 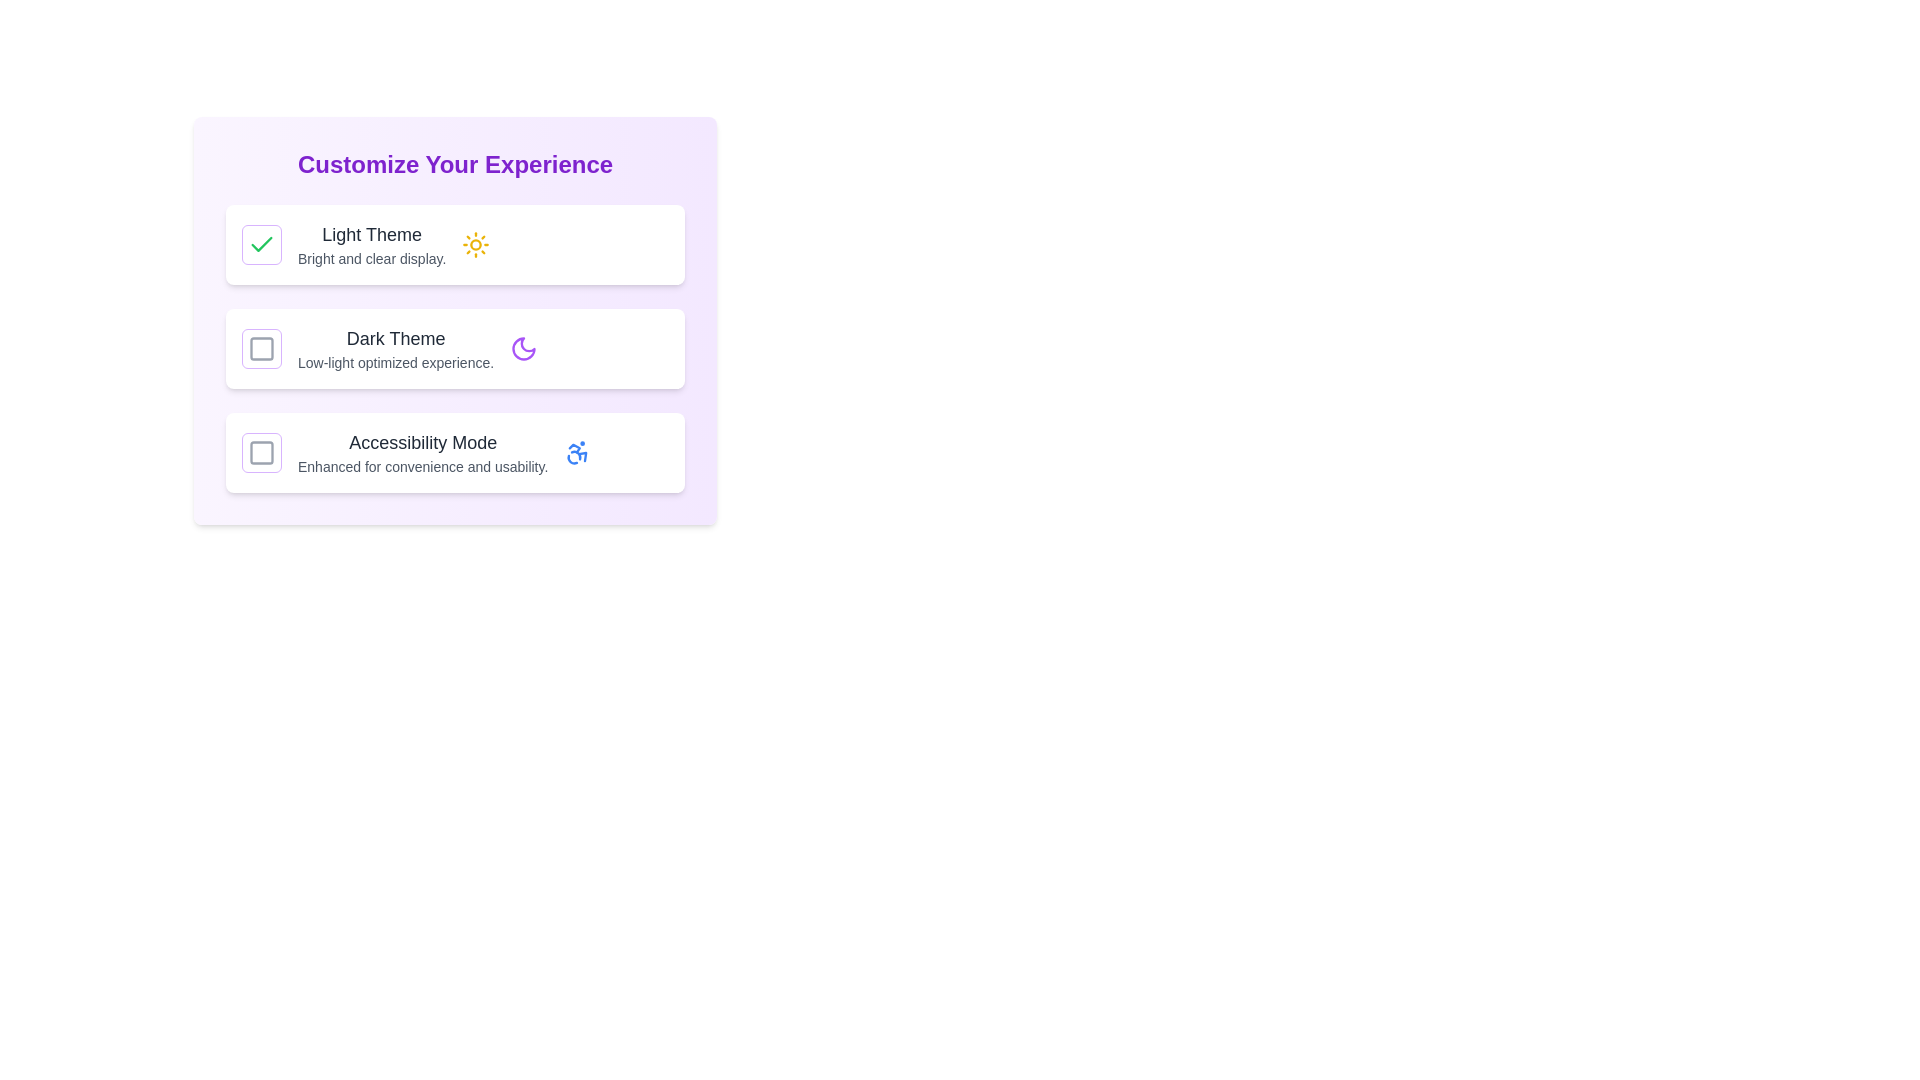 What do you see at coordinates (475, 244) in the screenshot?
I see `the light theme icon, which represents the light theme option located to the left of the text 'Bright and clear display.'` at bounding box center [475, 244].